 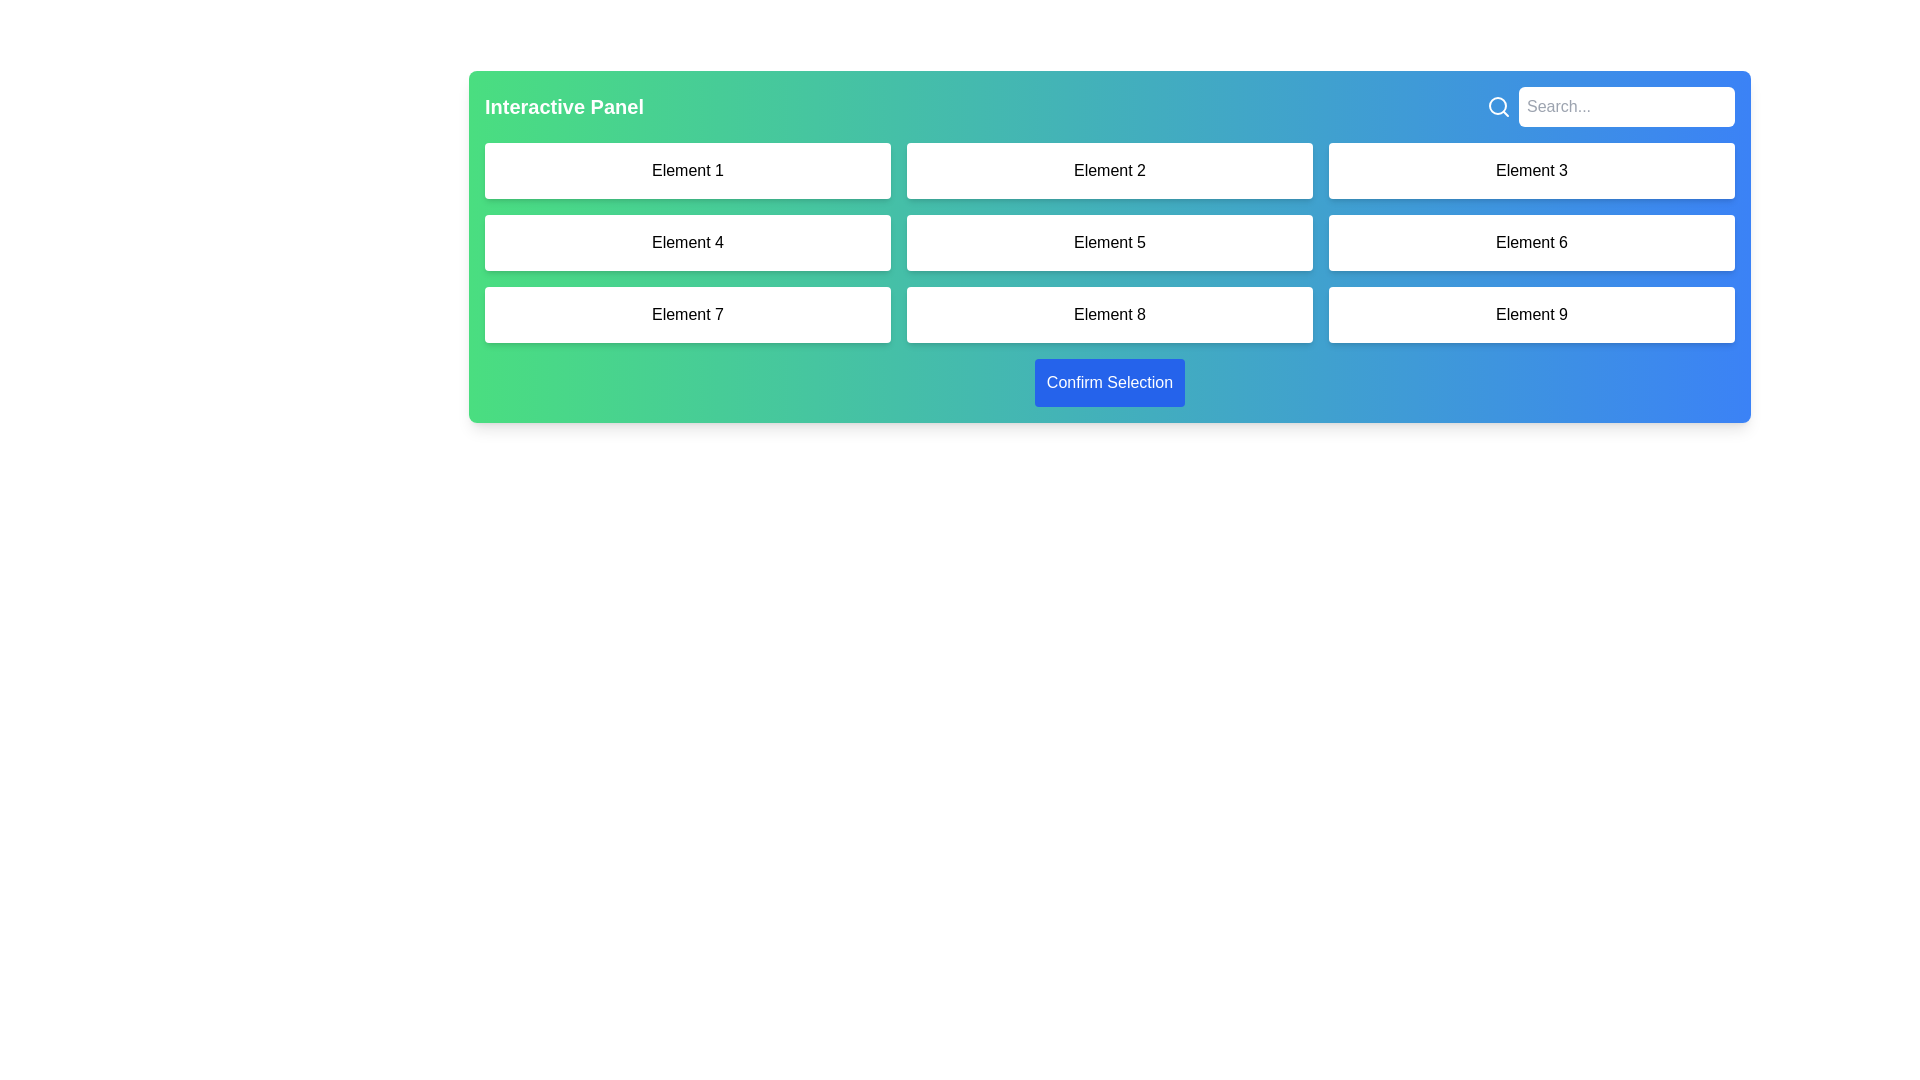 I want to click on the button labeled 'Element 3', which is a rectangular button with rounded corners located in the top-right corner of a three-column grid layout, so click(x=1530, y=169).